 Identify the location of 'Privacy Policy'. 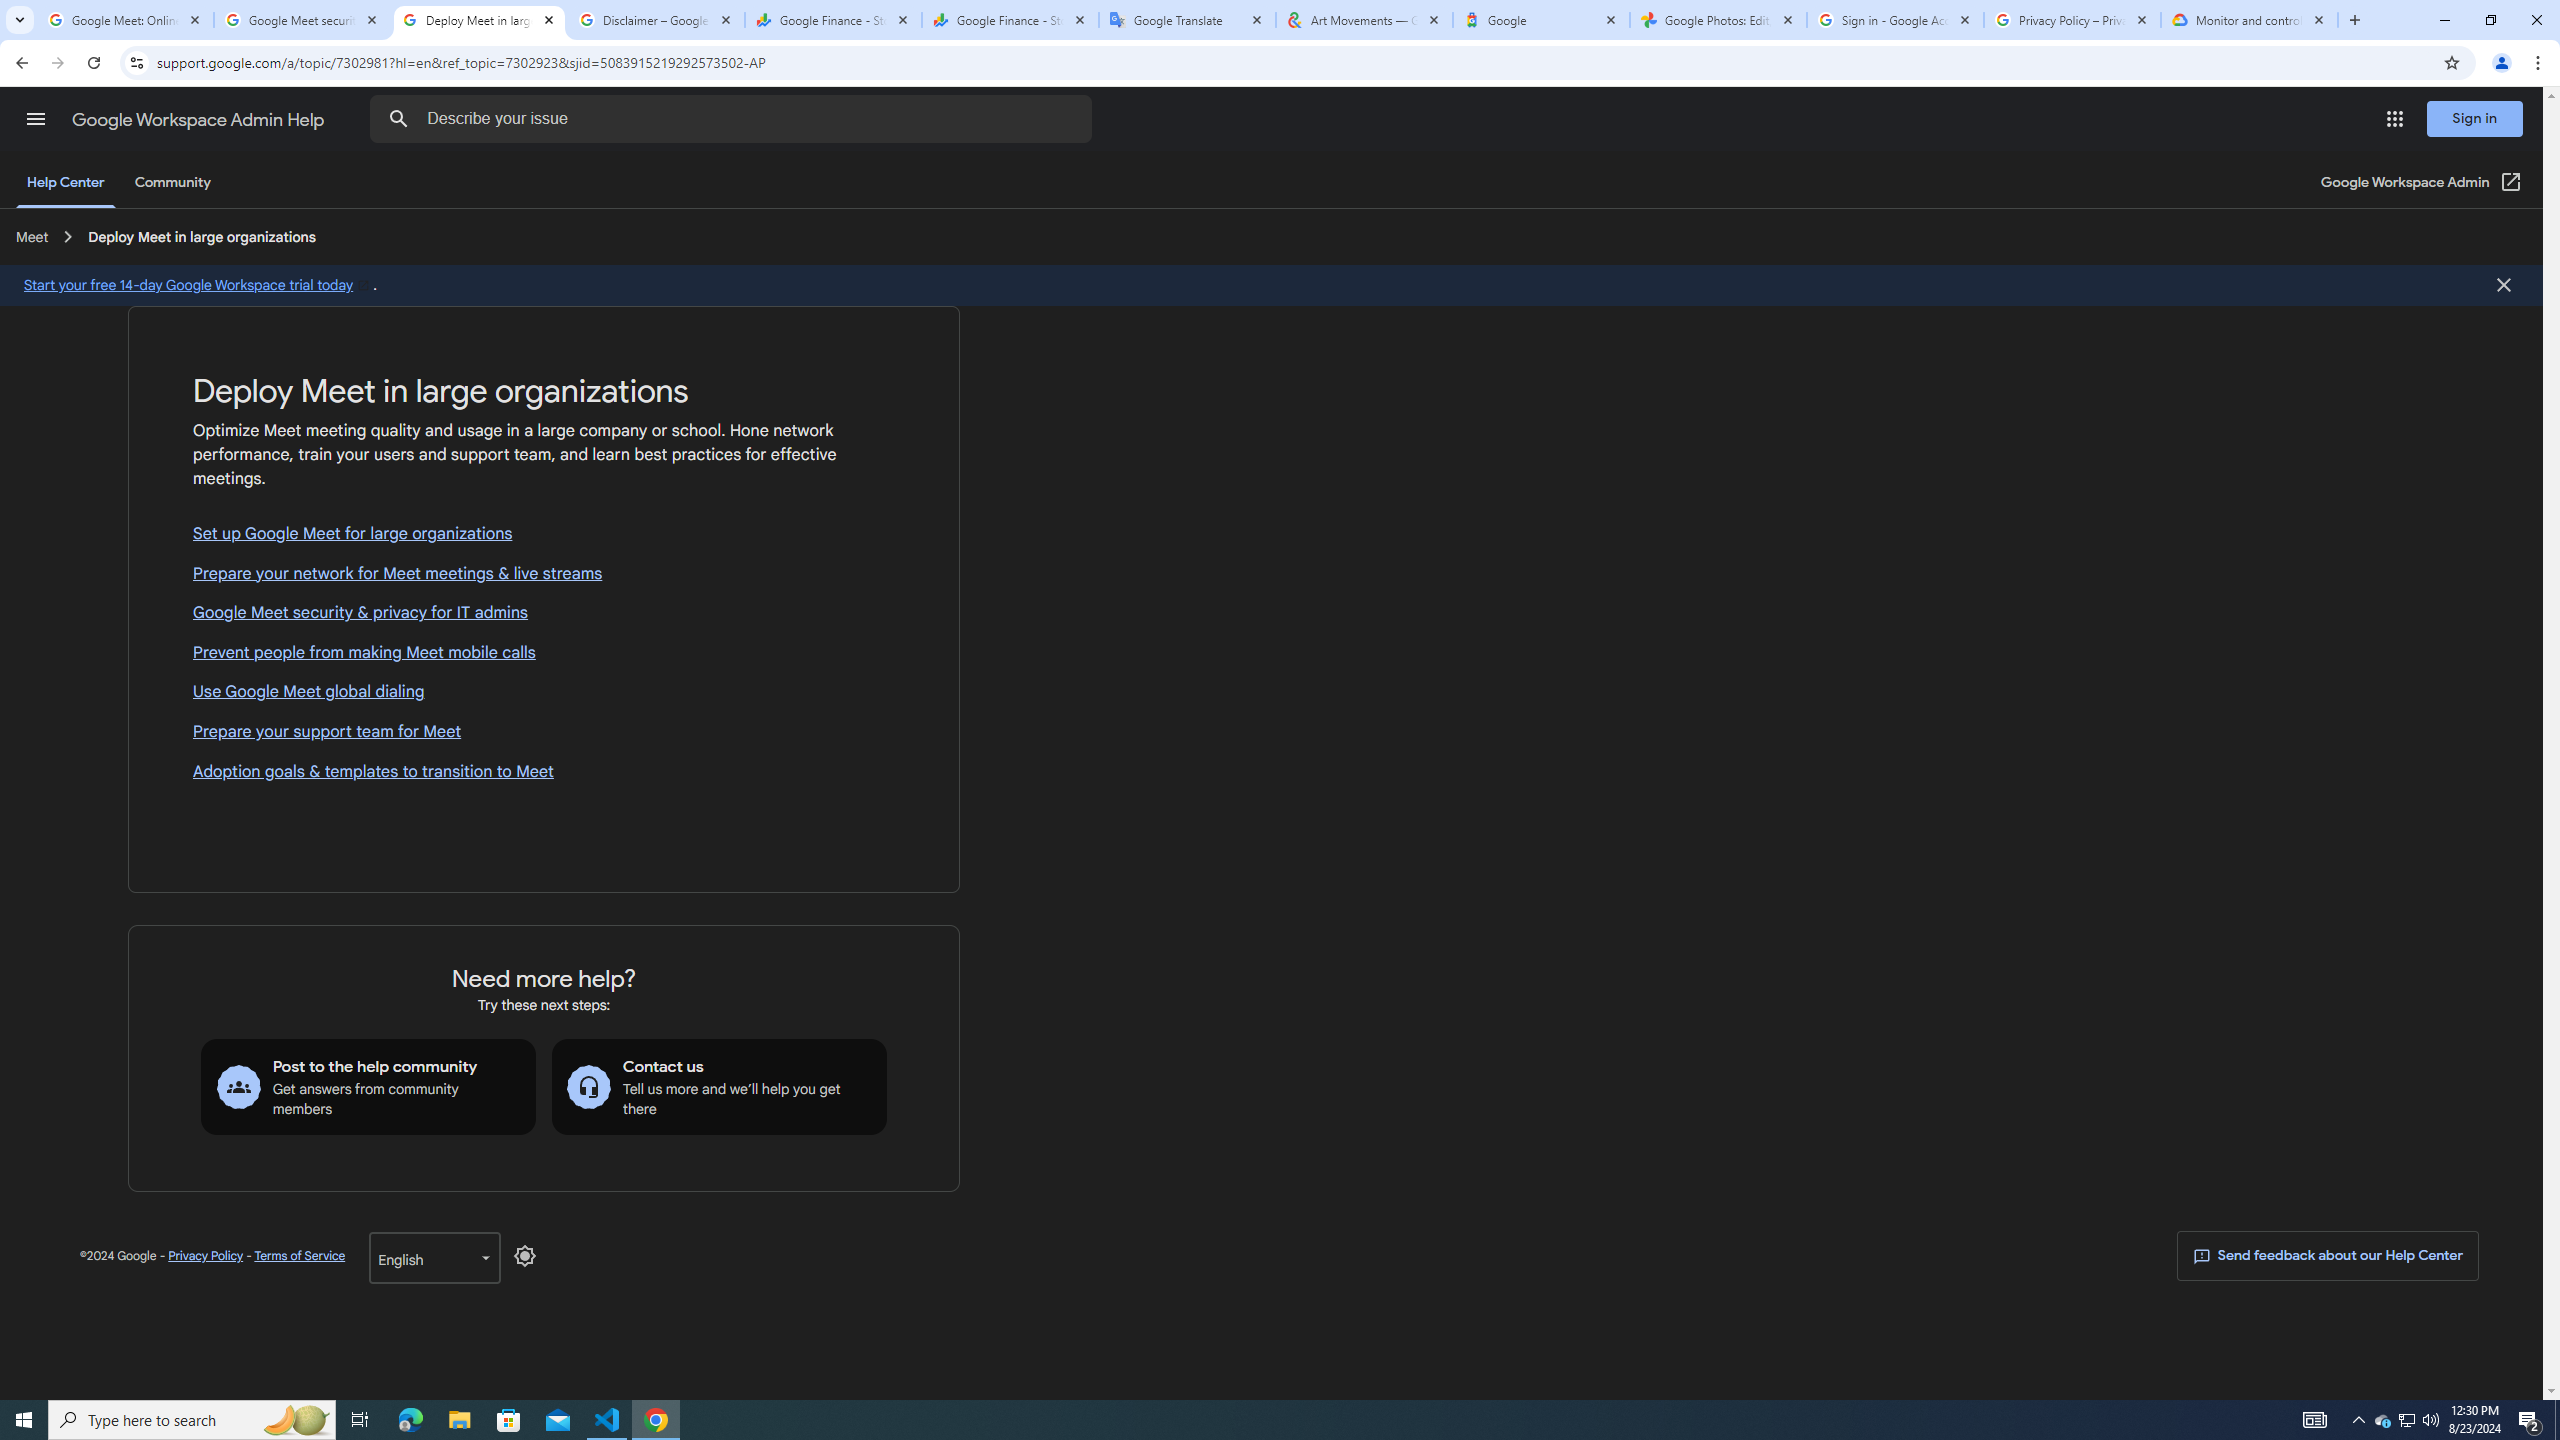
(205, 1256).